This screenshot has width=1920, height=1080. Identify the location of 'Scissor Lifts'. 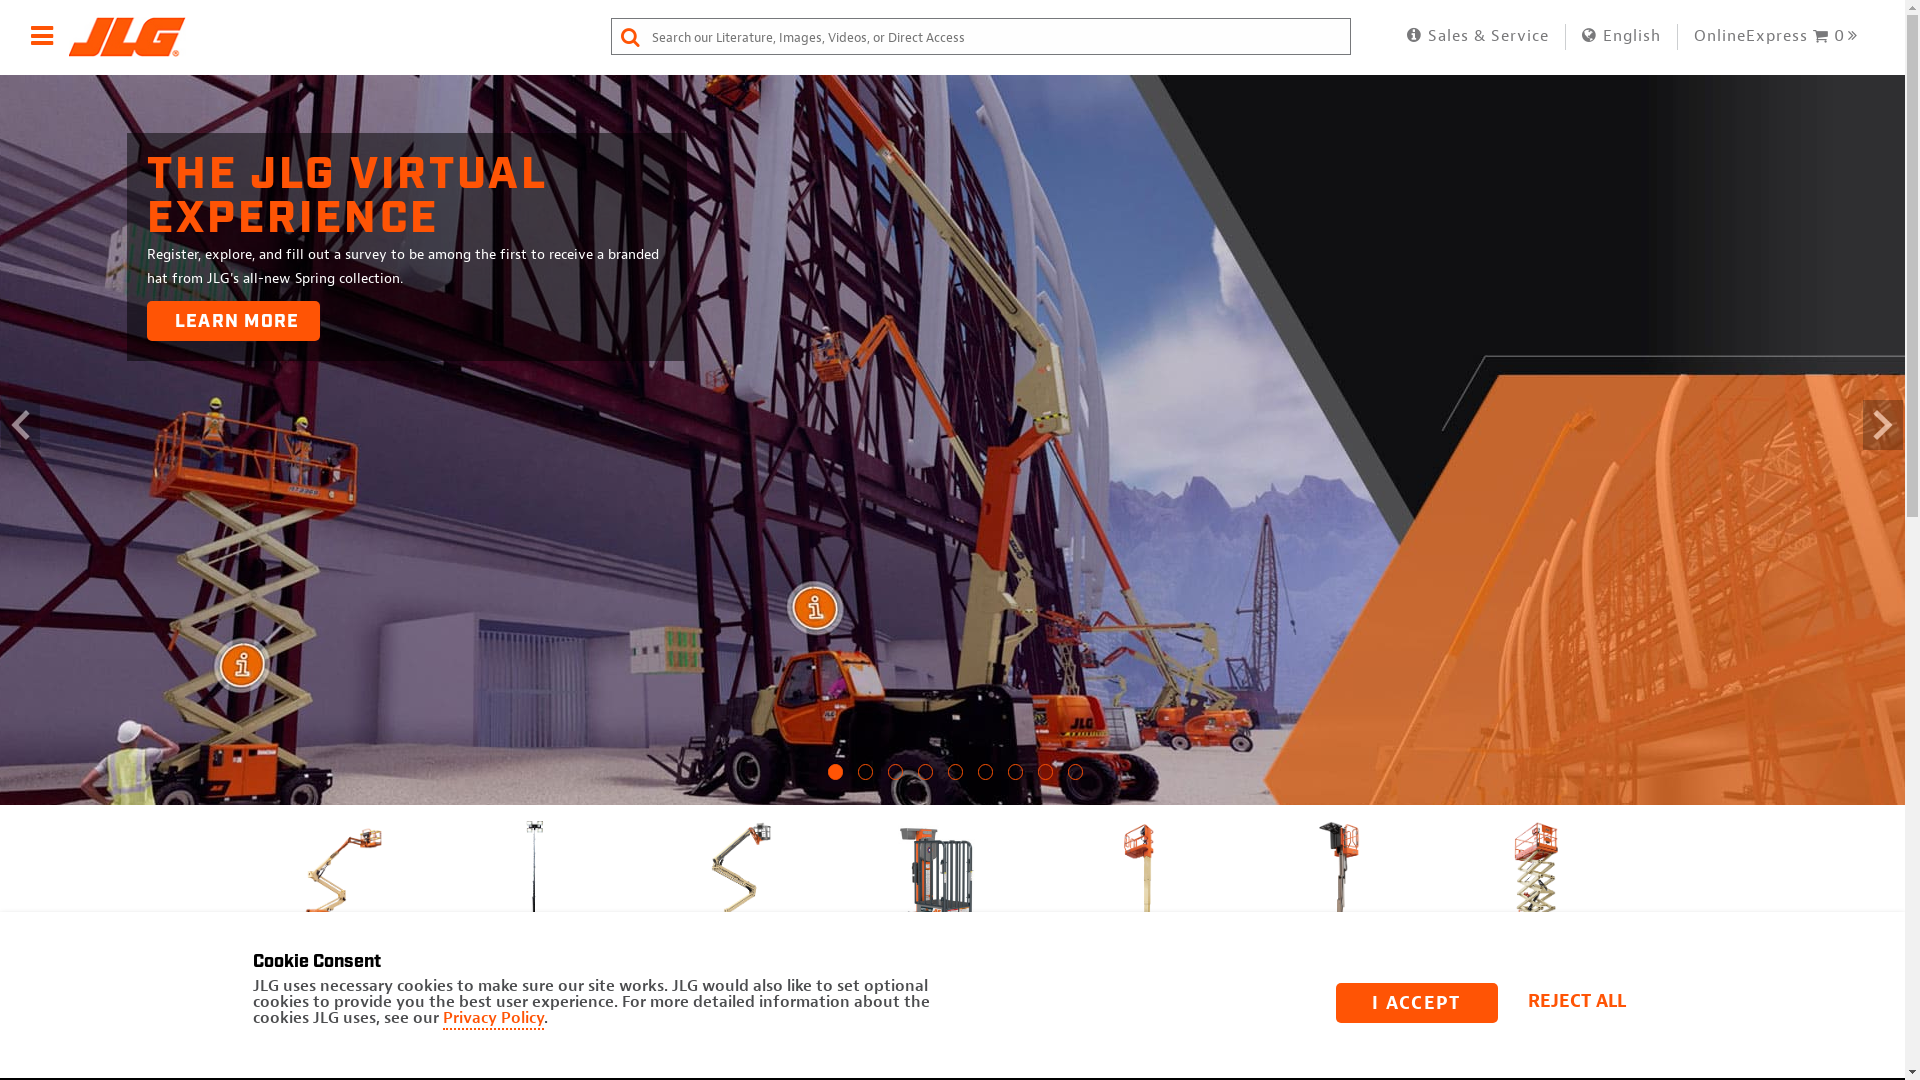
(1535, 889).